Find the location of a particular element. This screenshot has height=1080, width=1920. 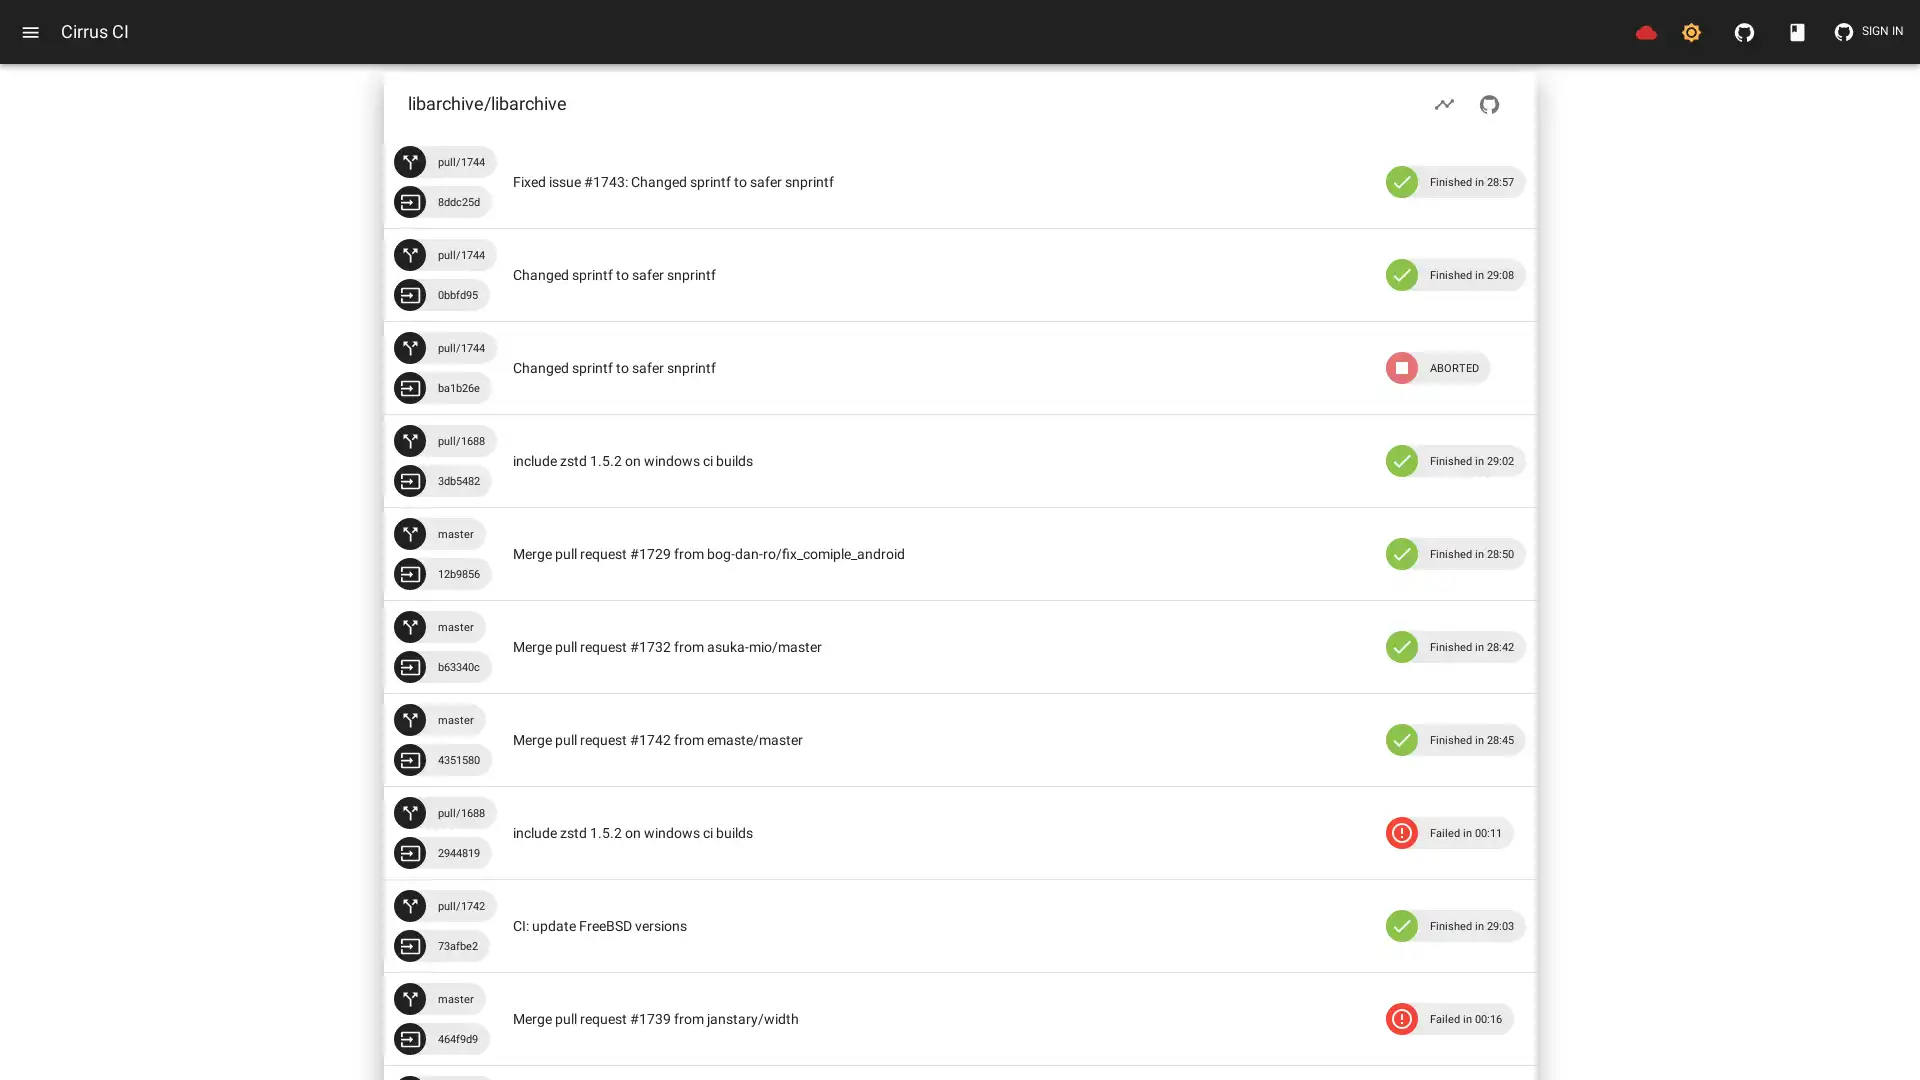

0bbfd95 is located at coordinates (440, 294).